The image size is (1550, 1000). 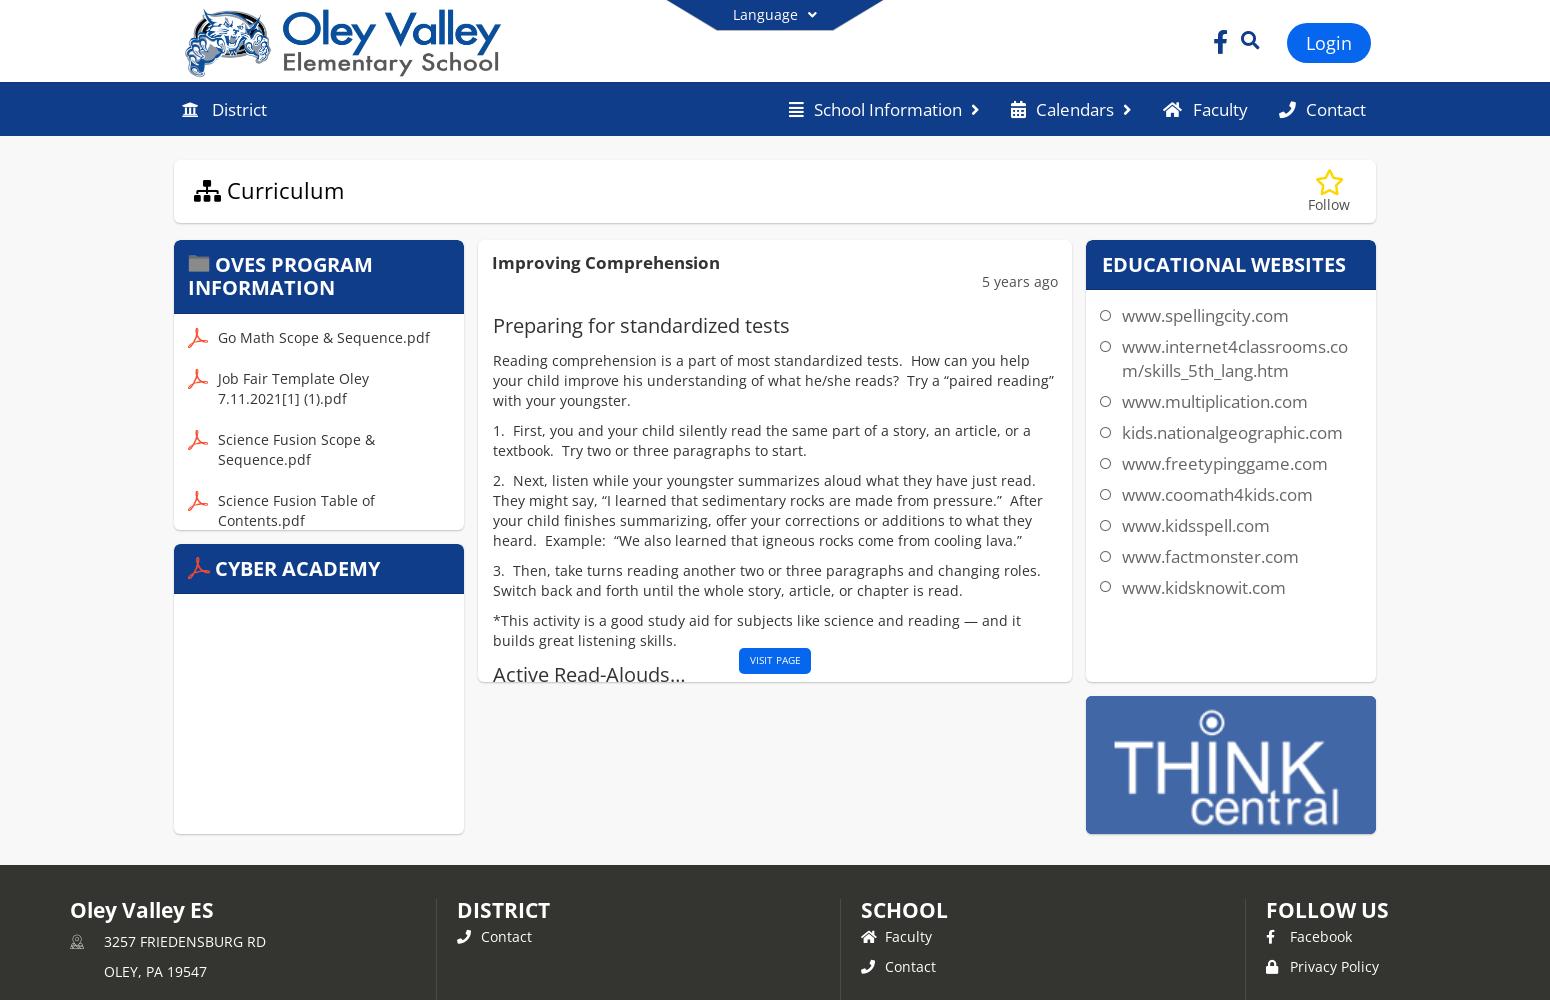 I want to click on 'Preparing for standardized tests', so click(x=490, y=324).